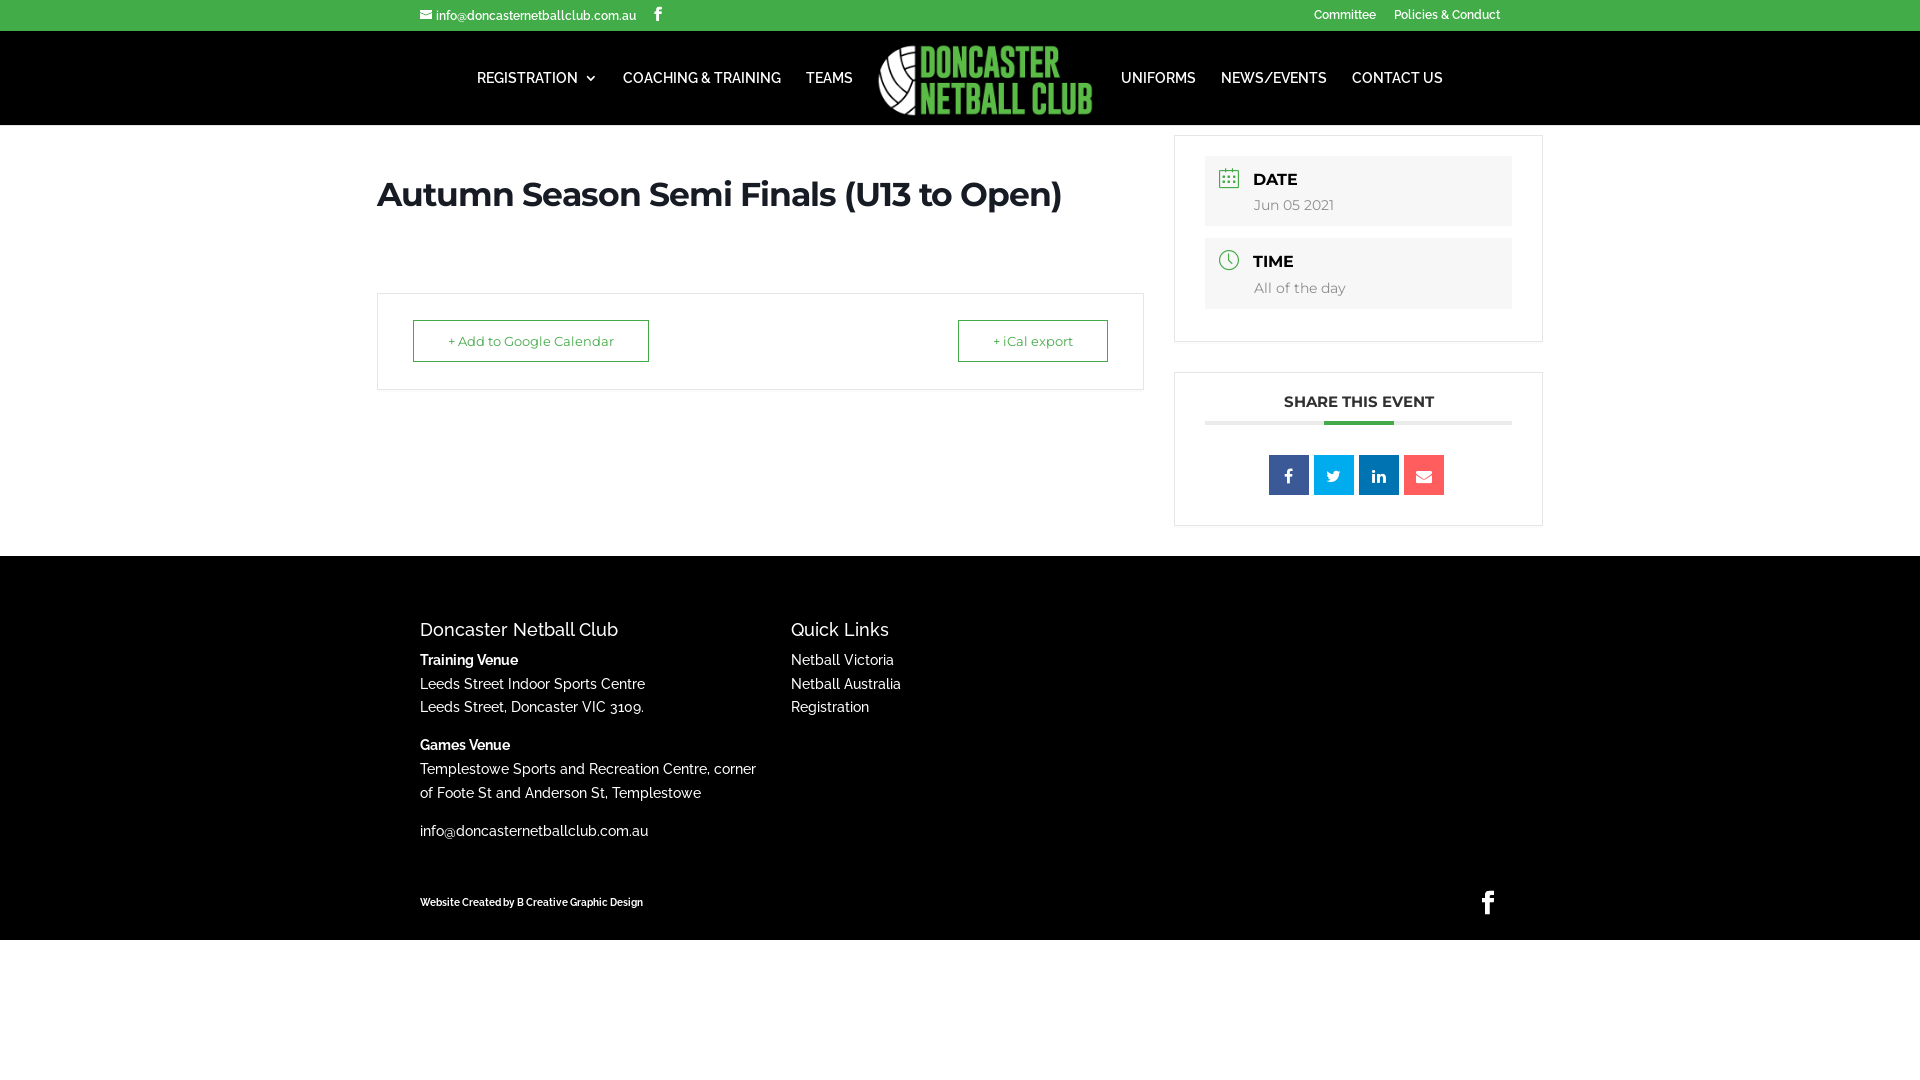 This screenshot has height=1080, width=1920. Describe the element at coordinates (1423, 474) in the screenshot. I see `'Email'` at that location.